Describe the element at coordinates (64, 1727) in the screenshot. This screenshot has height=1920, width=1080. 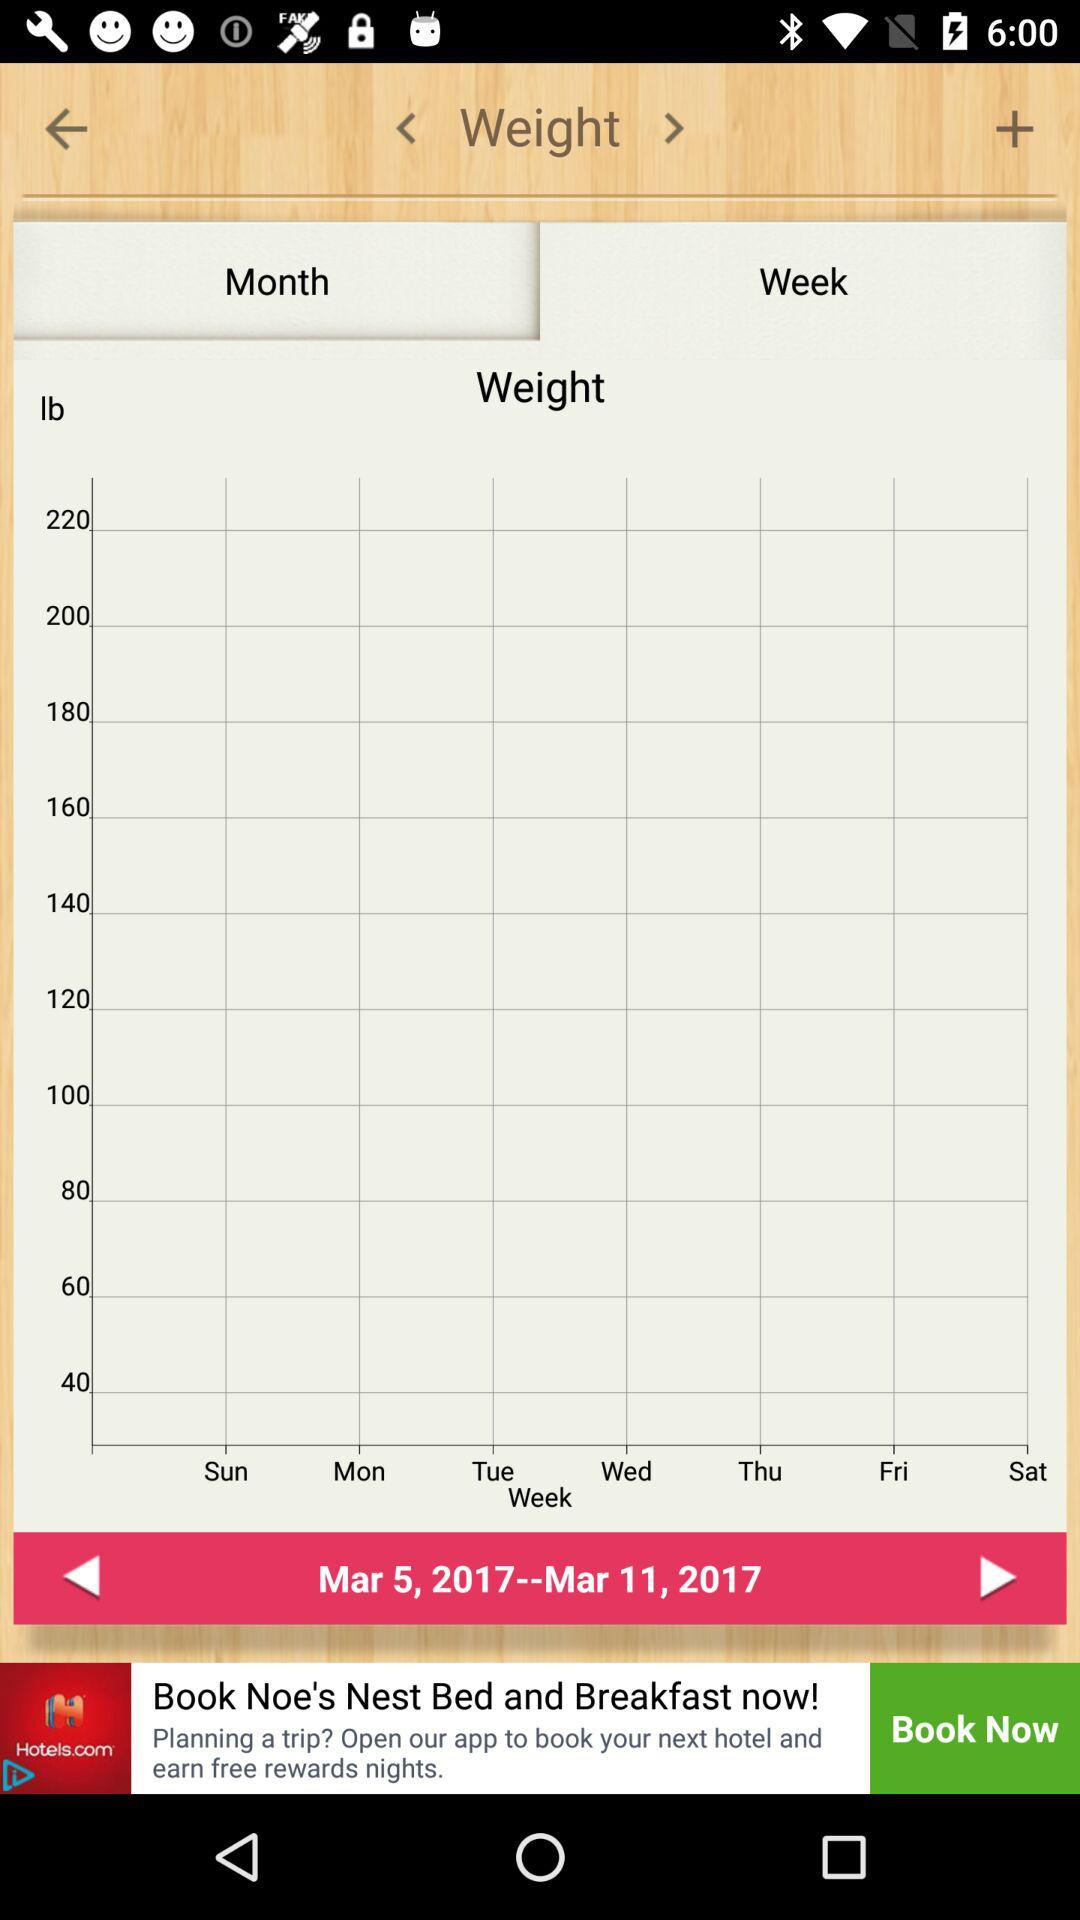
I see `advert` at that location.